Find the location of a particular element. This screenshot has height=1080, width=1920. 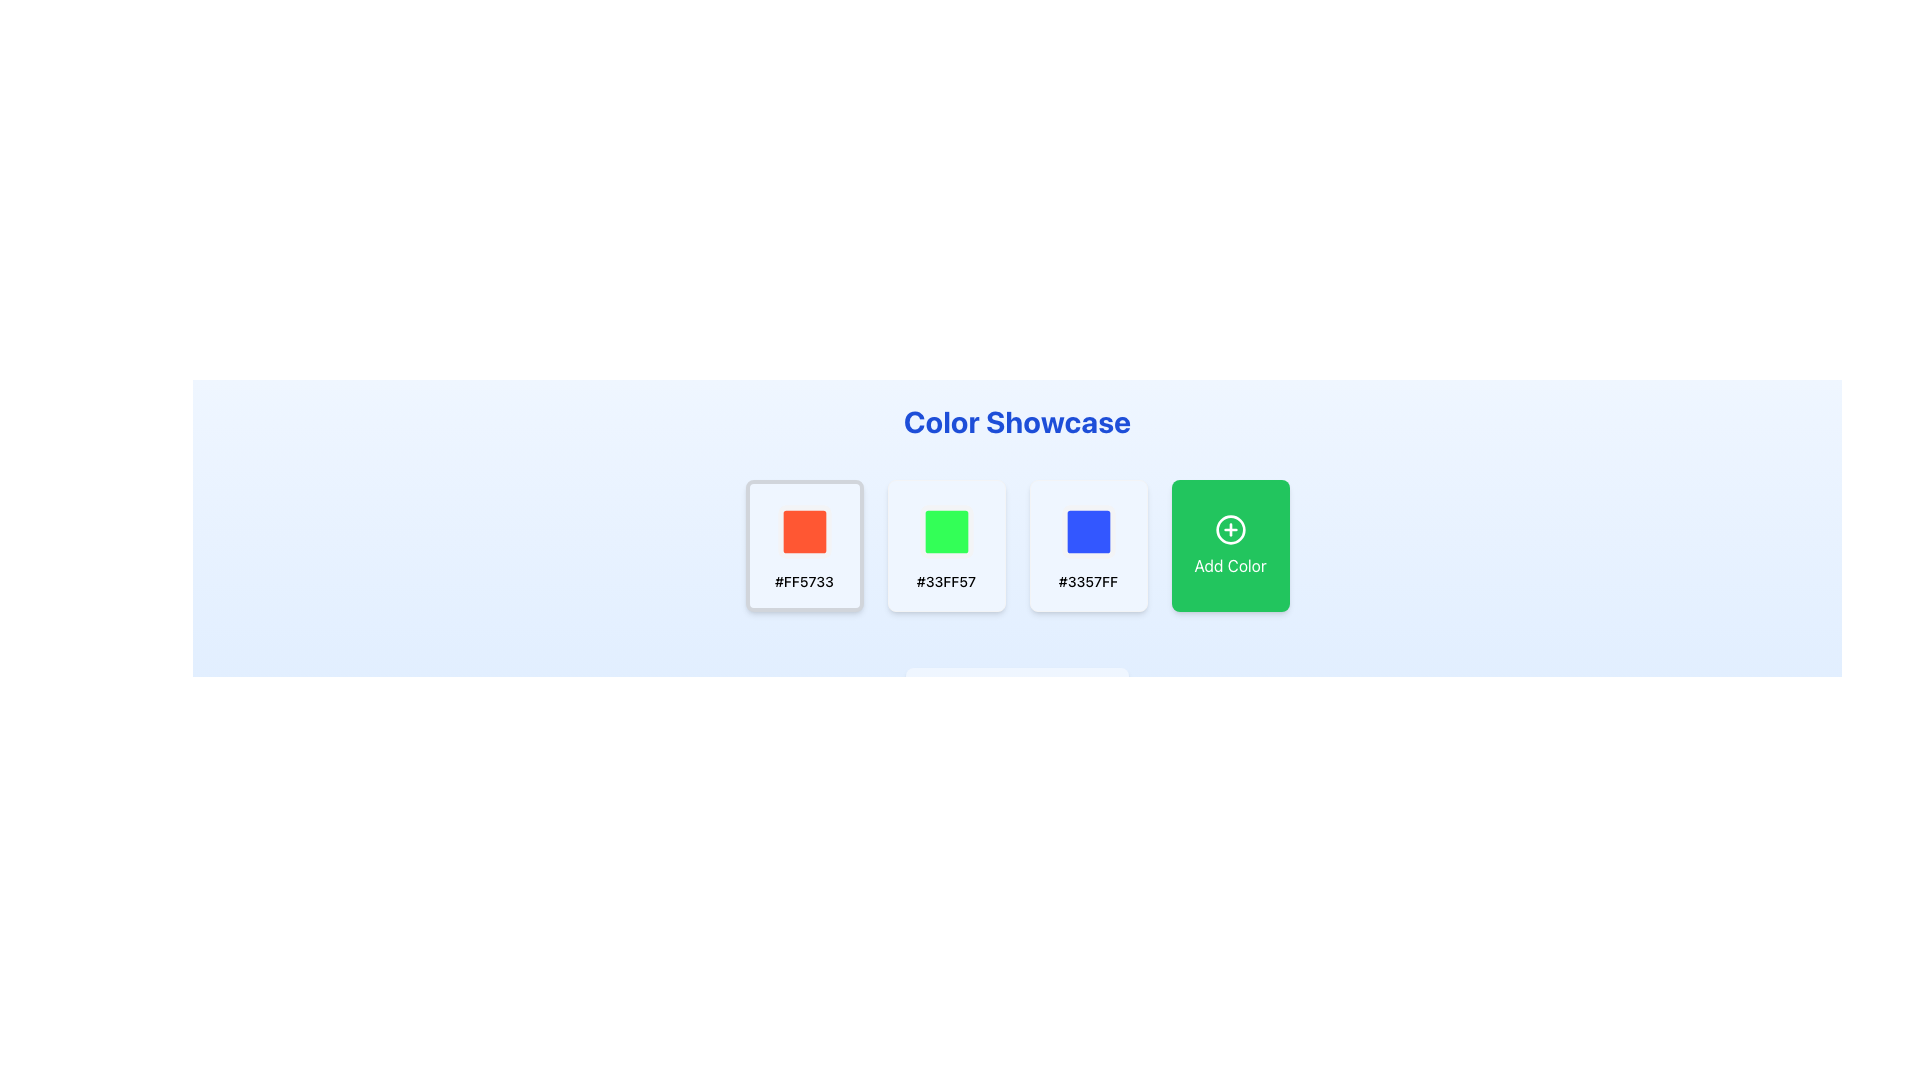

the descriptive text label indicating the action of adding a new color, which is located at the bottom of a green rectangular button and directly below a circular plus icon is located at coordinates (1229, 566).